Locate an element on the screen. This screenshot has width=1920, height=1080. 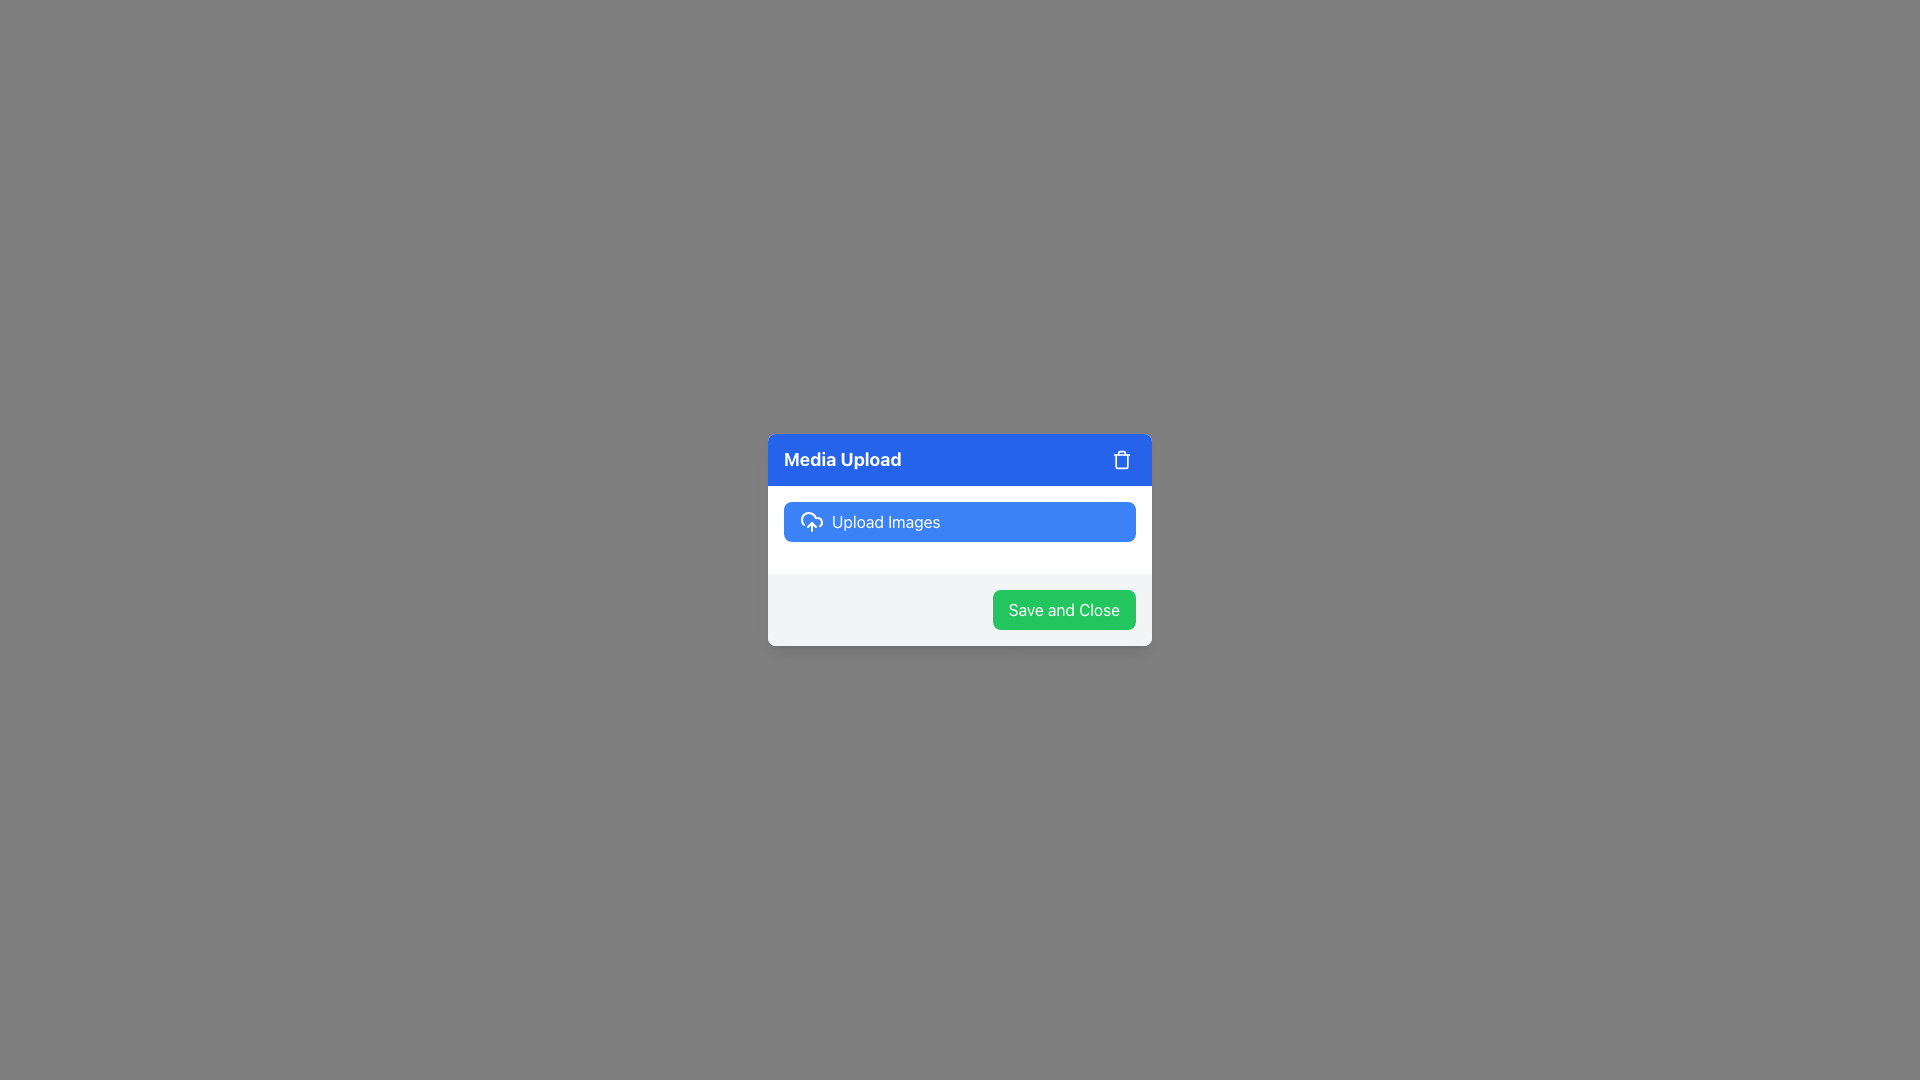
the interactive buttons in the Media Upload modal dialog, which is centrally located below the blue header titled 'Media Upload' is located at coordinates (960, 540).